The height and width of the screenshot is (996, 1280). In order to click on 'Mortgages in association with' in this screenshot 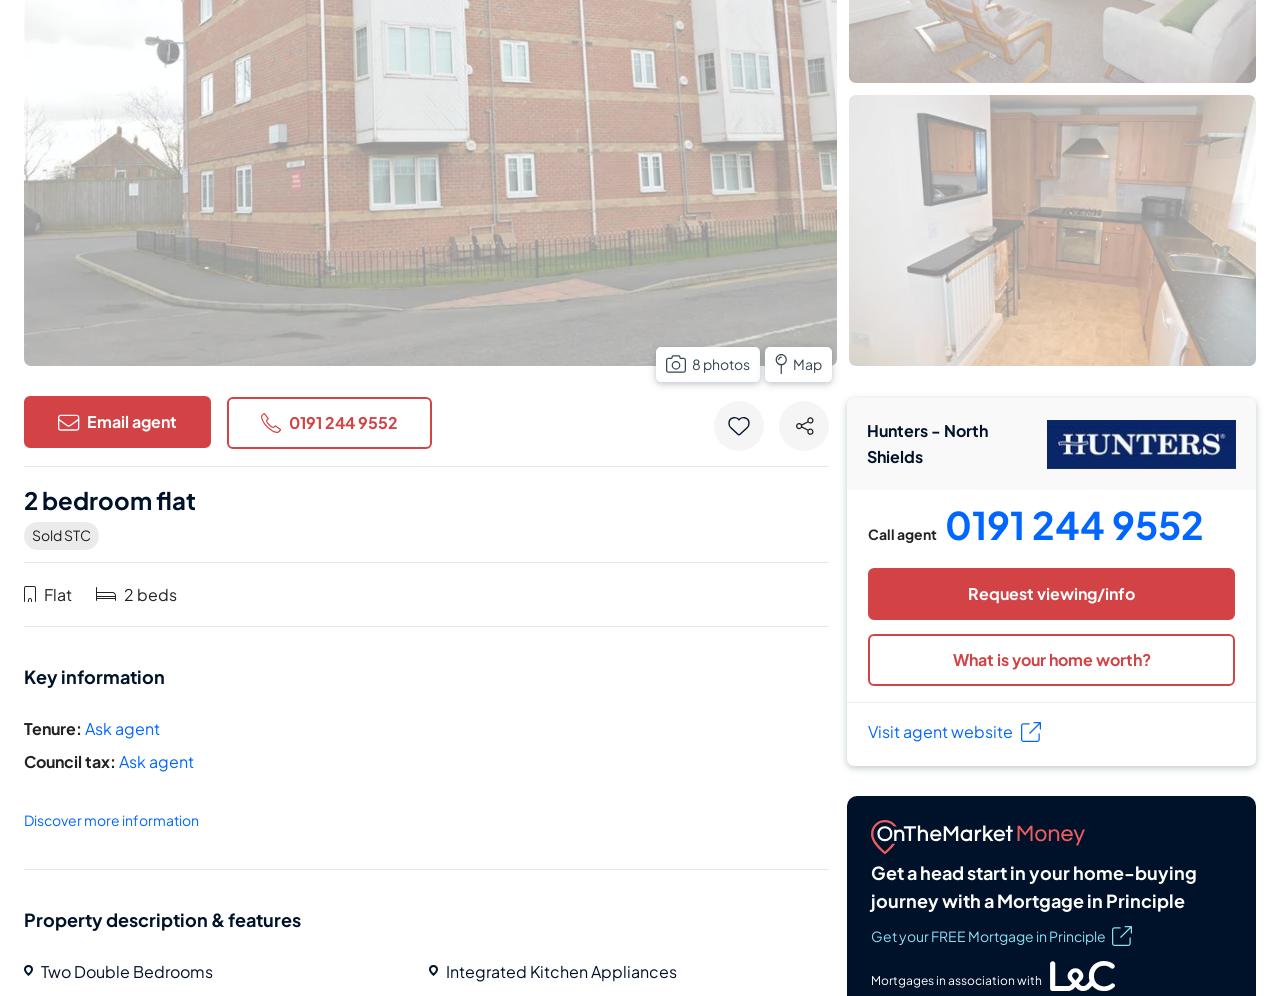, I will do `click(955, 978)`.